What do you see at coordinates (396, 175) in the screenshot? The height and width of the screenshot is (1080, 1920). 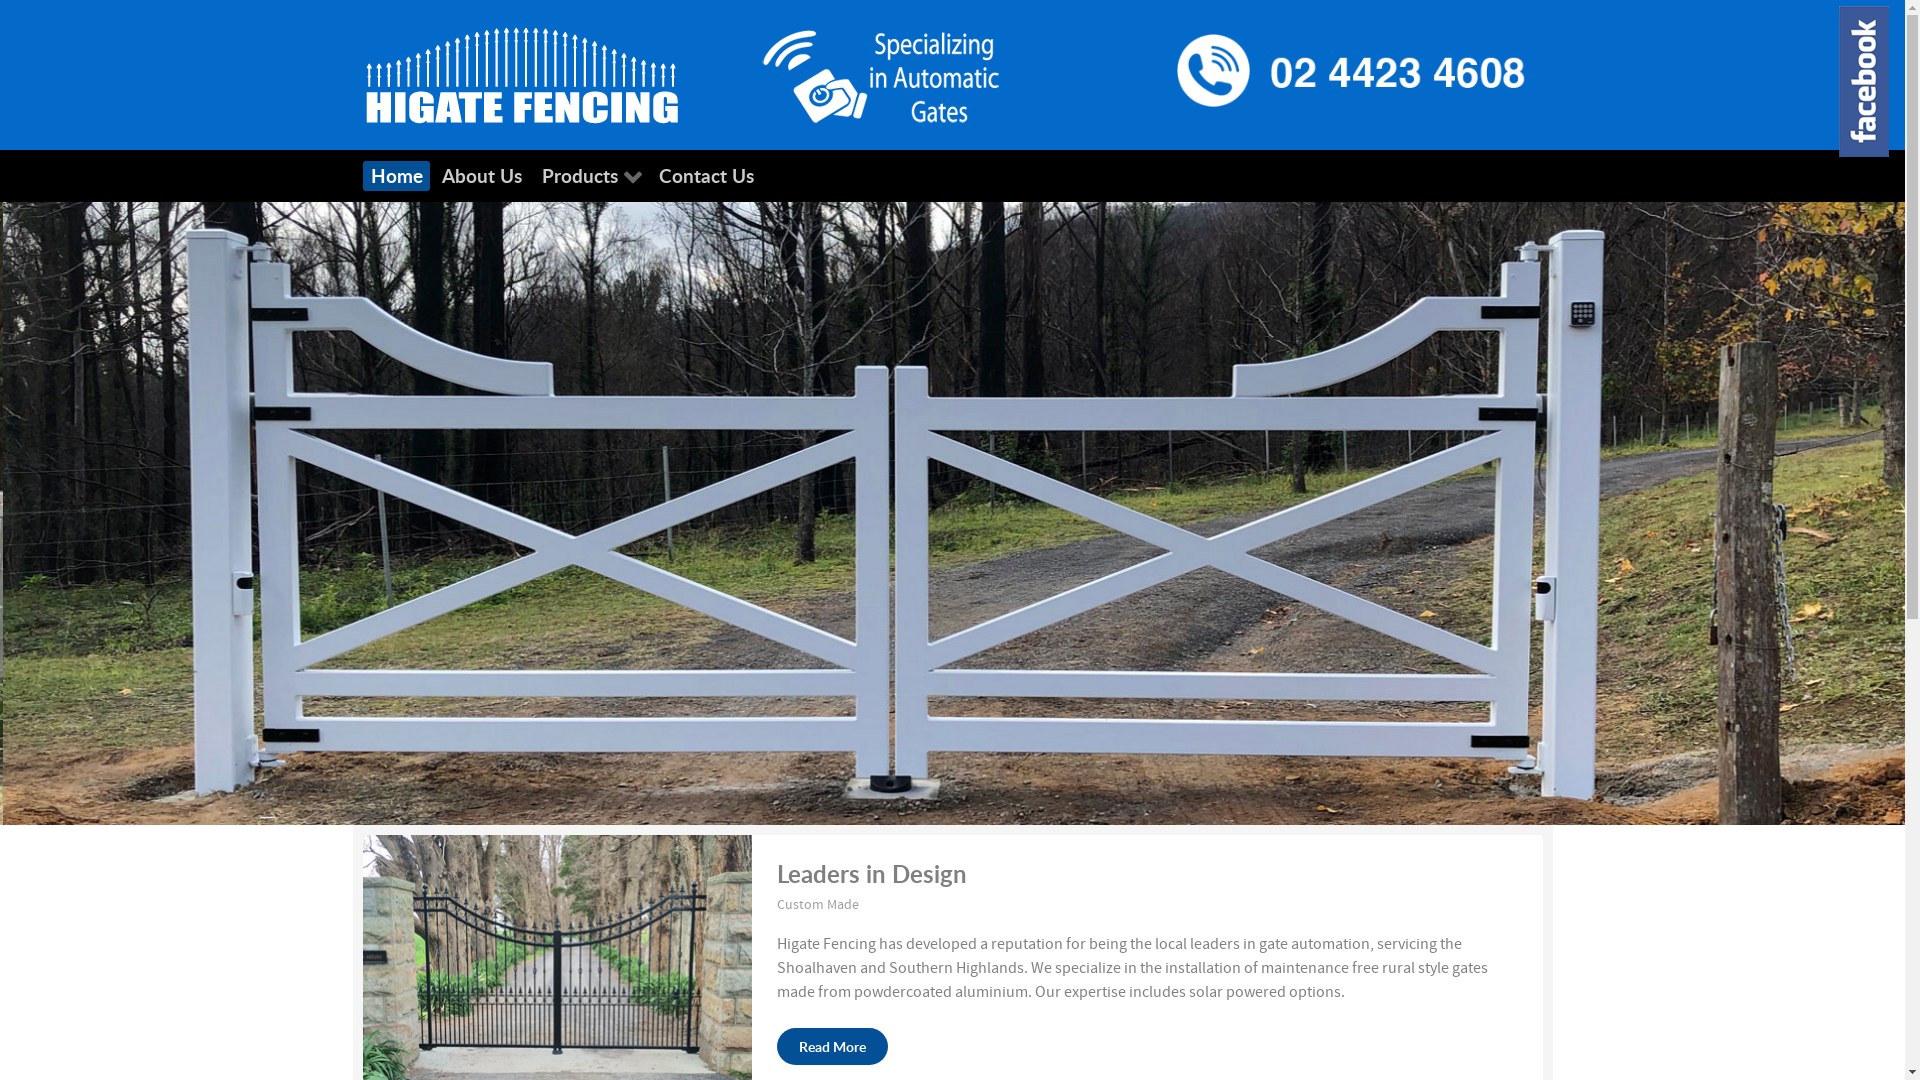 I see `'Home'` at bounding box center [396, 175].